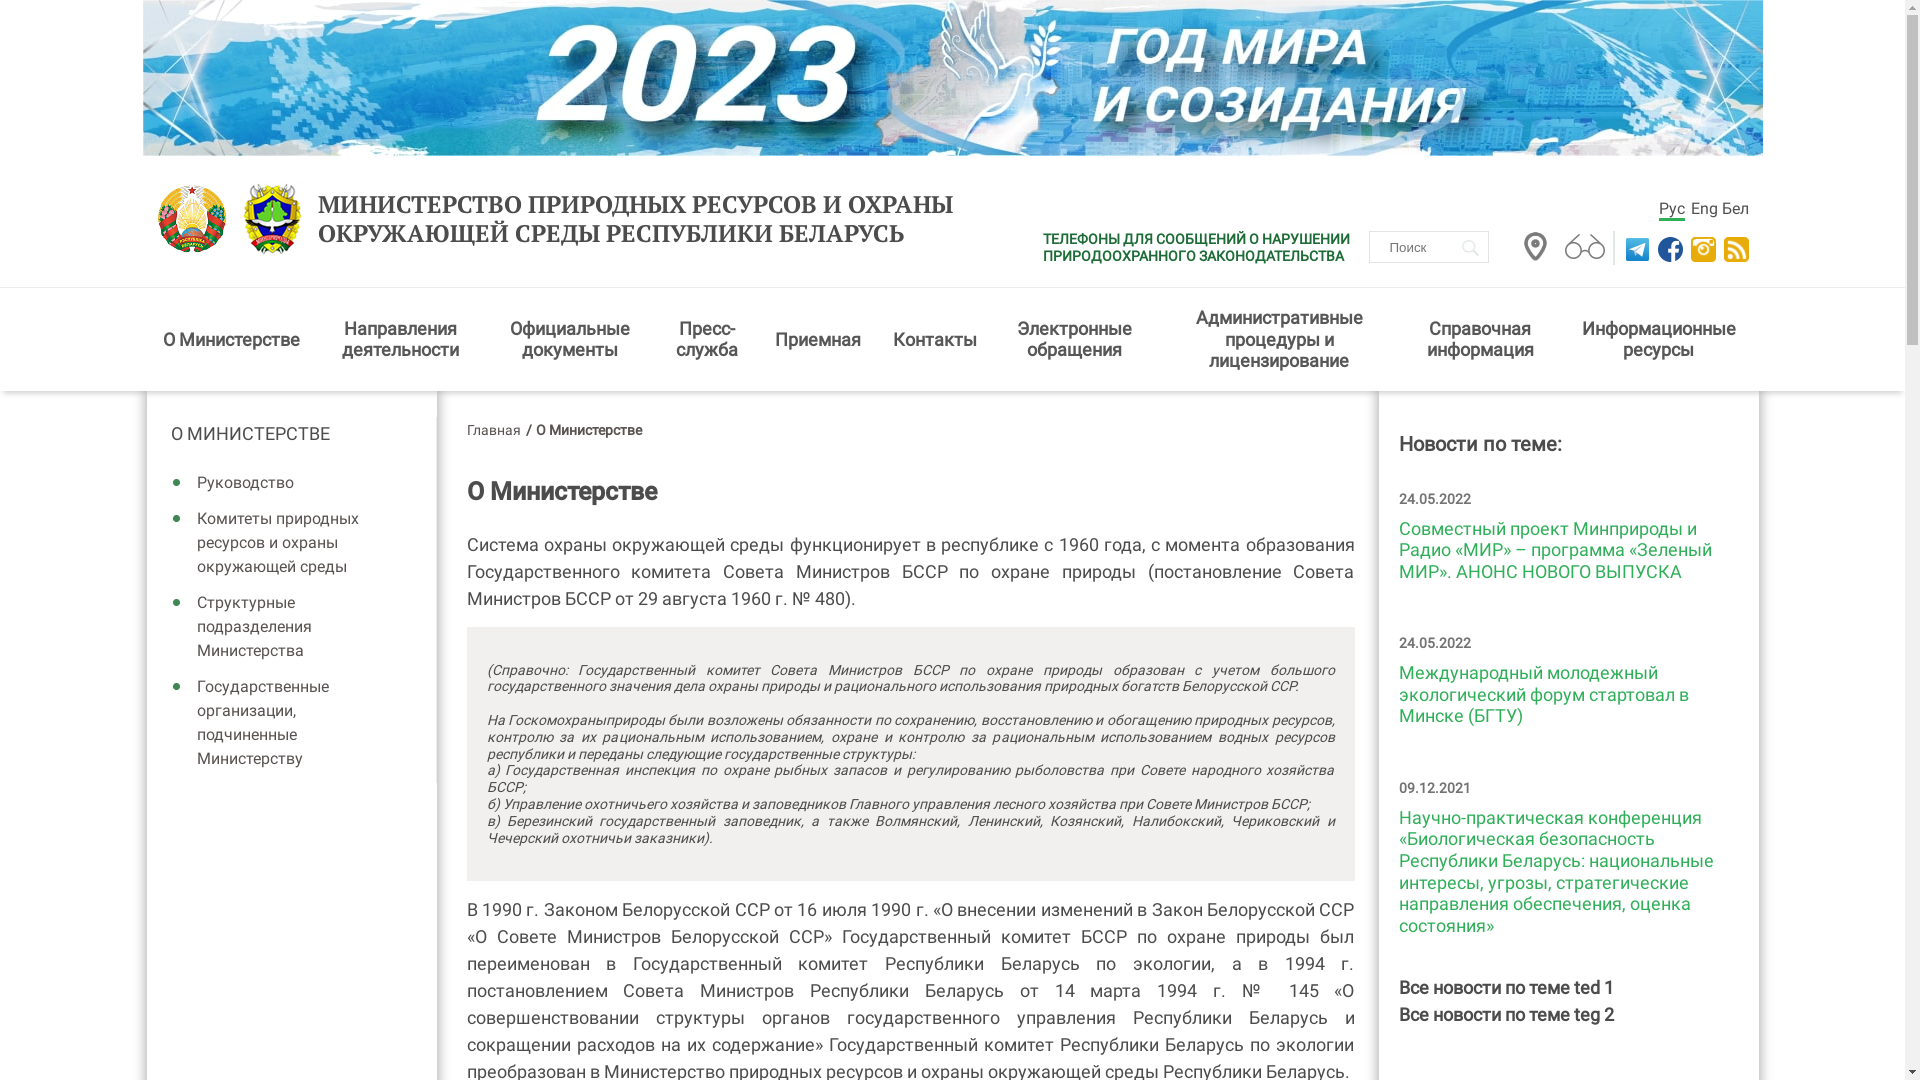 The width and height of the screenshot is (1920, 1080). I want to click on 'Instagram', so click(1688, 248).